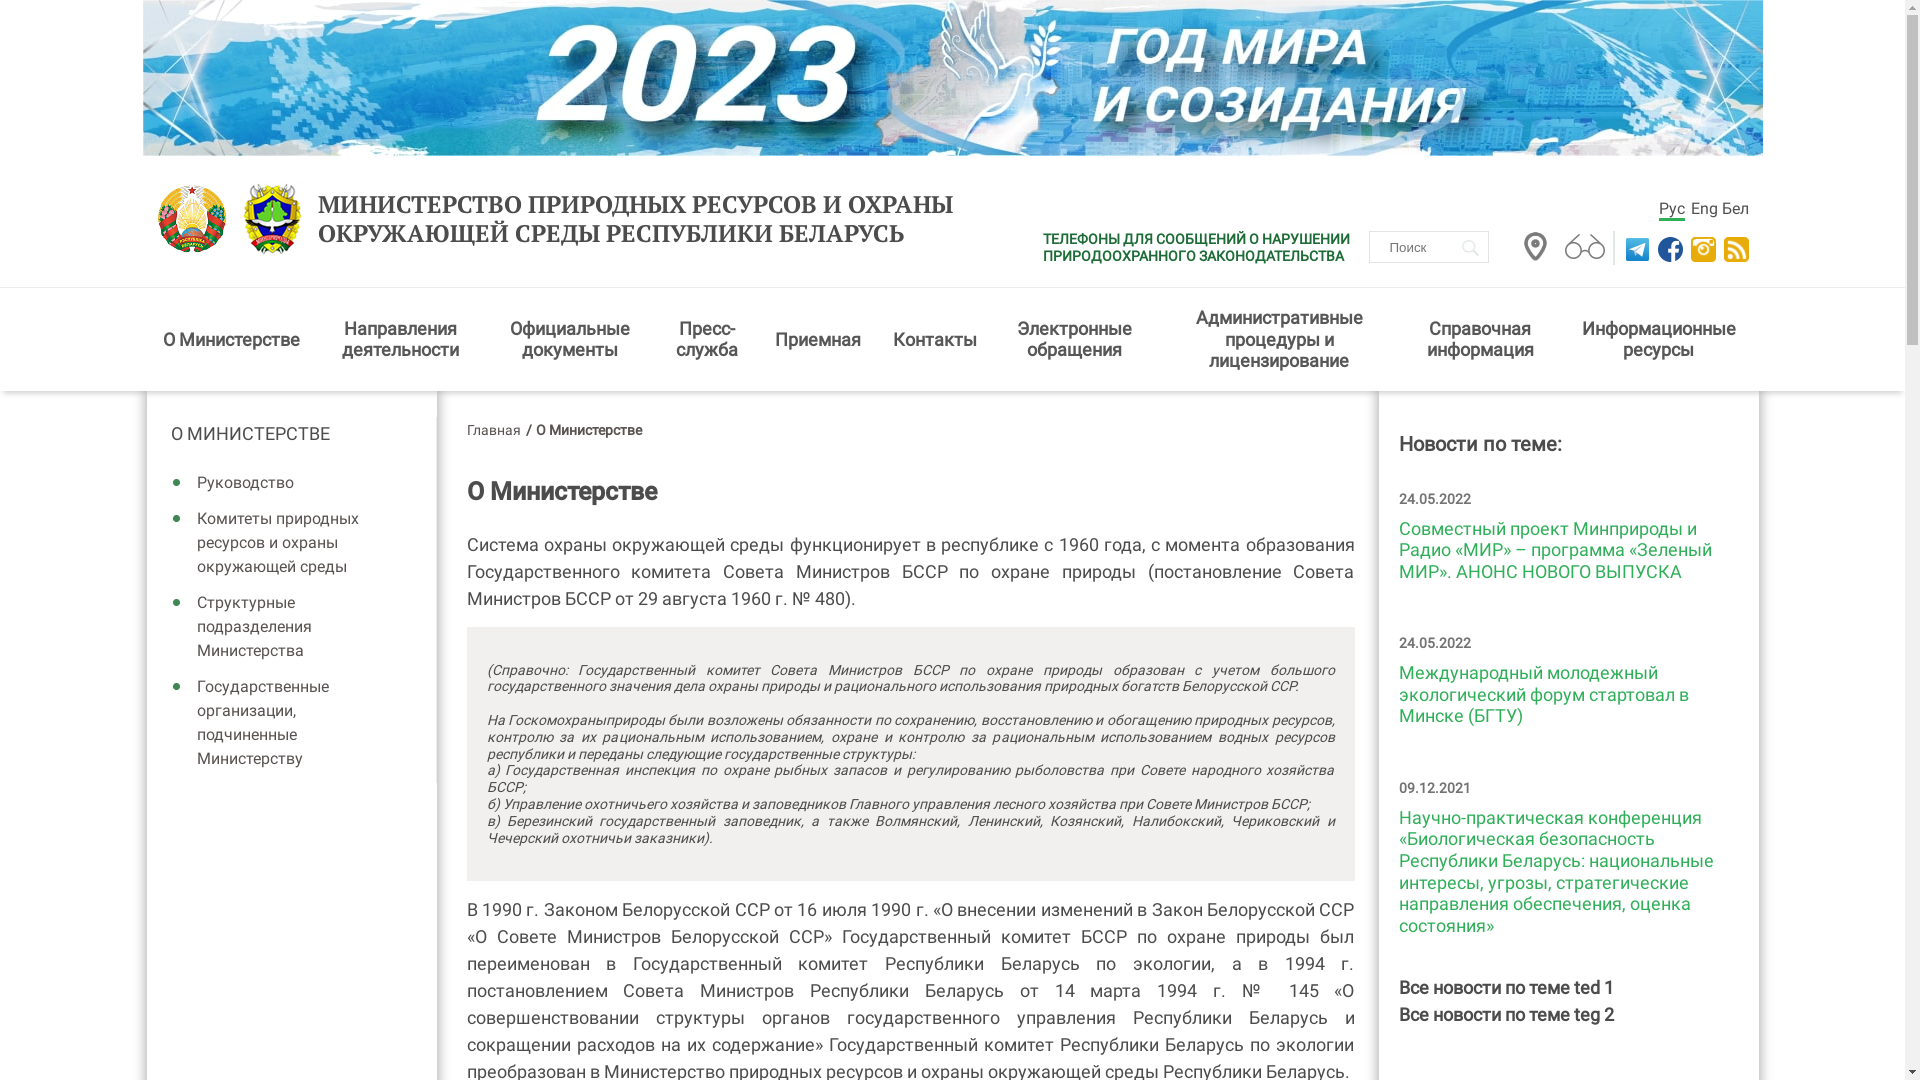 The width and height of the screenshot is (1920, 1080). I want to click on 'Instagram', so click(1688, 248).